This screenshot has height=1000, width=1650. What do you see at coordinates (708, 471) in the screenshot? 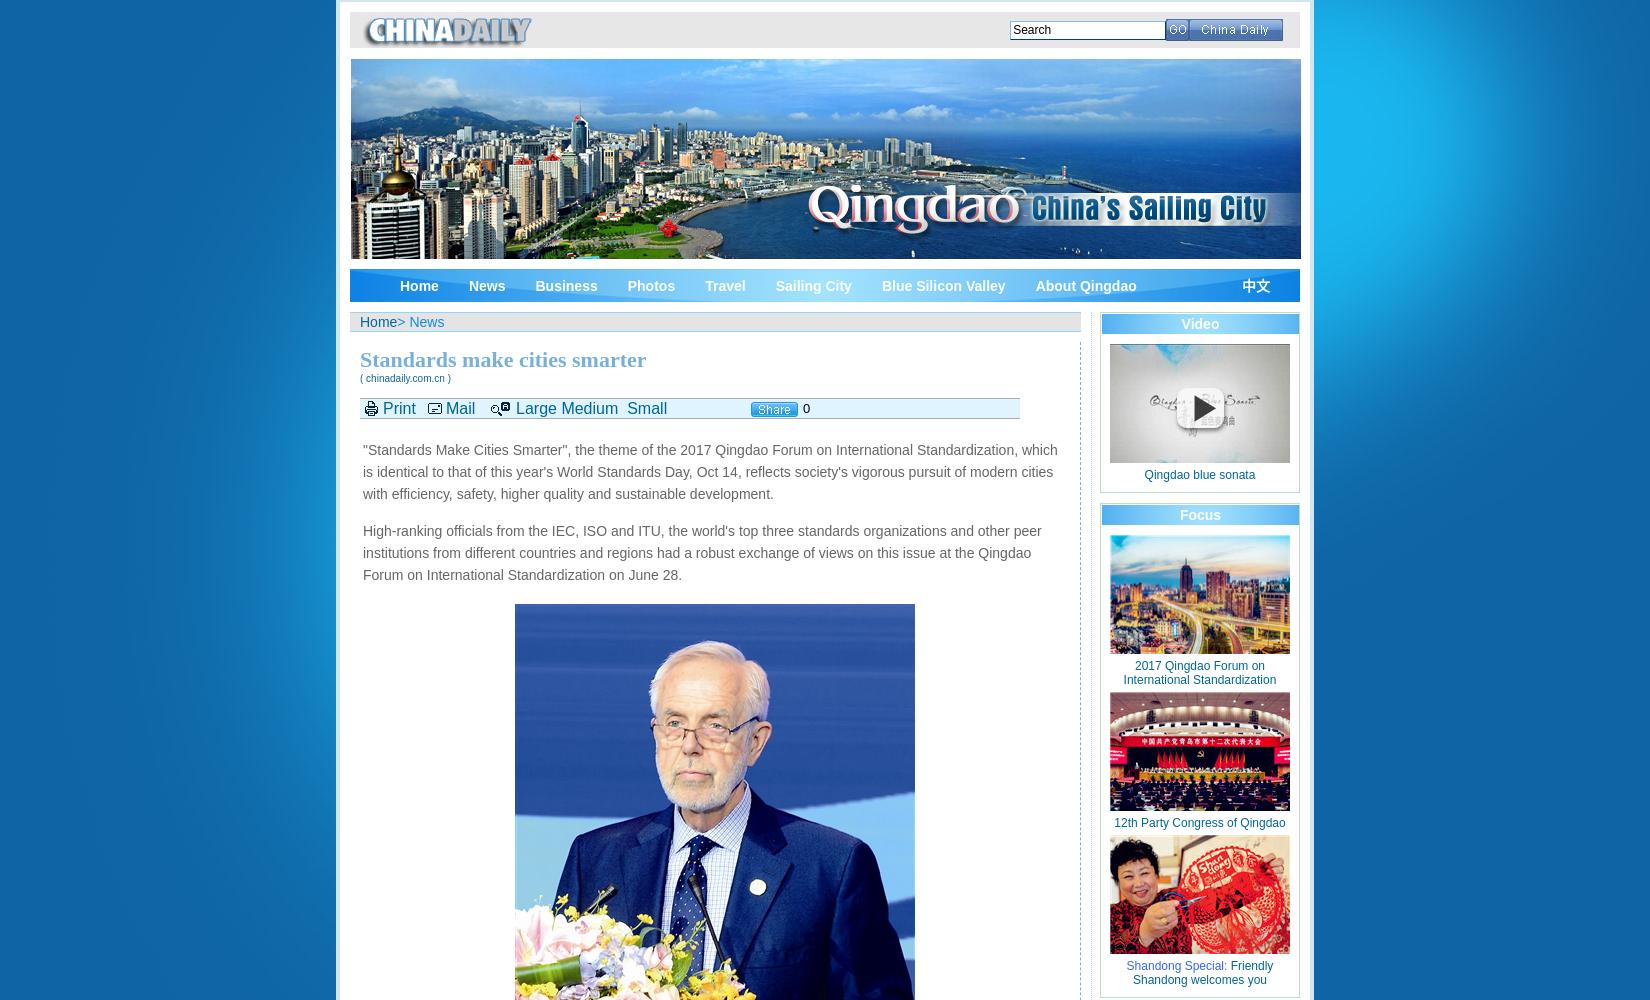
I see `'"Standards Make Cities Smarter", the theme of the 2017 Qingdao Forum on International Standardization, which is identical to that of this year's World Standards Day, Oct 14, reflects society's vigorous pursuit of modern cities with efficiency, safety, higher quality and sustainable development.'` at bounding box center [708, 471].